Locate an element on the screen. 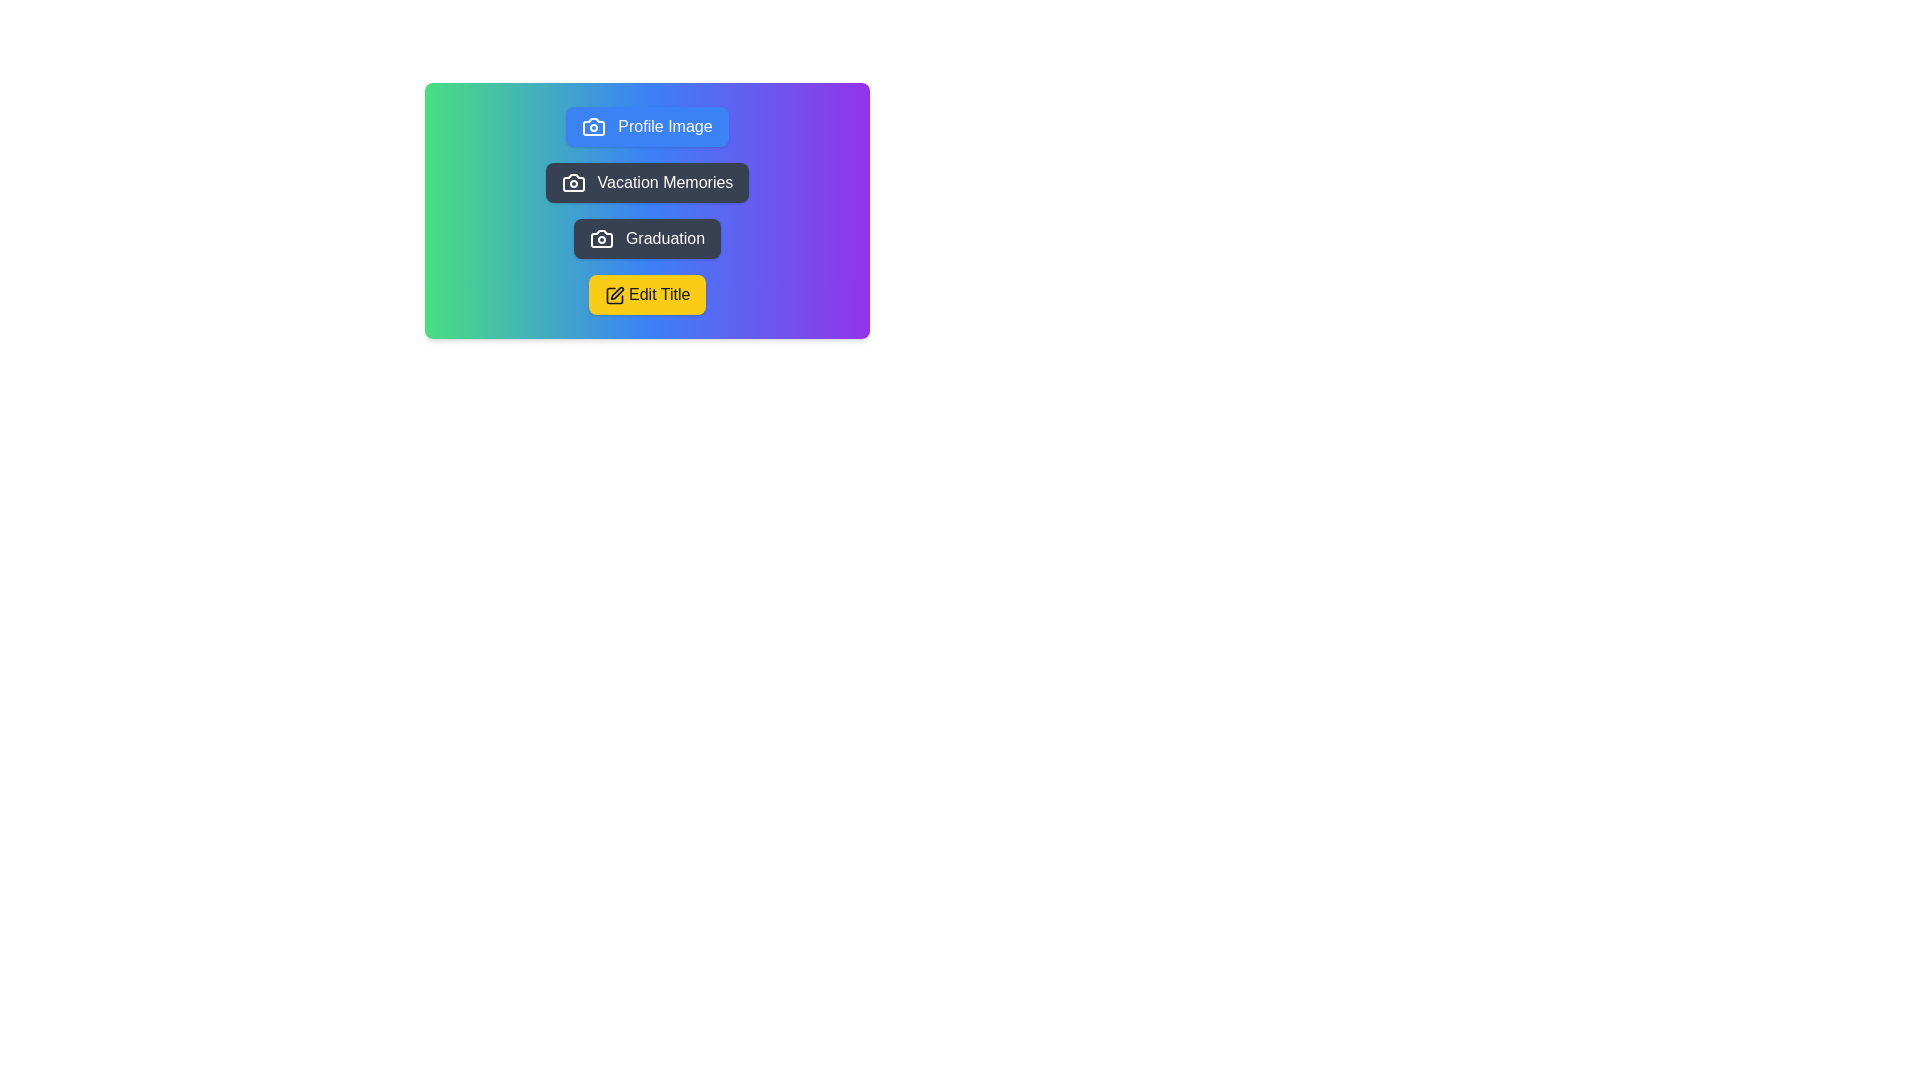  the pen icon that indicates editing functionality, positioned next to the 'Edit Title' text within the yellow button at the bottom of the card area is located at coordinates (613, 295).